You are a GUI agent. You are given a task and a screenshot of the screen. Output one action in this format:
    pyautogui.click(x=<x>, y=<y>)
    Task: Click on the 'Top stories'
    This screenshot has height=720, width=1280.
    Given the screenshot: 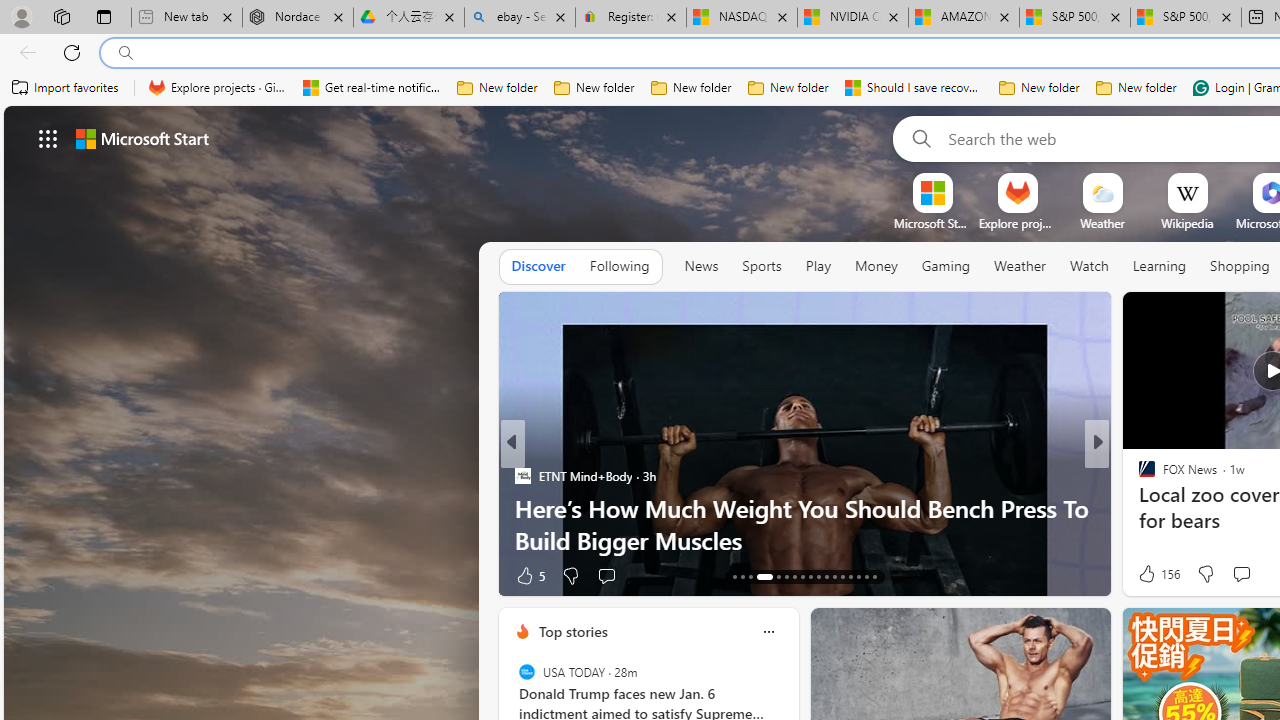 What is the action you would take?
    pyautogui.click(x=571, y=631)
    